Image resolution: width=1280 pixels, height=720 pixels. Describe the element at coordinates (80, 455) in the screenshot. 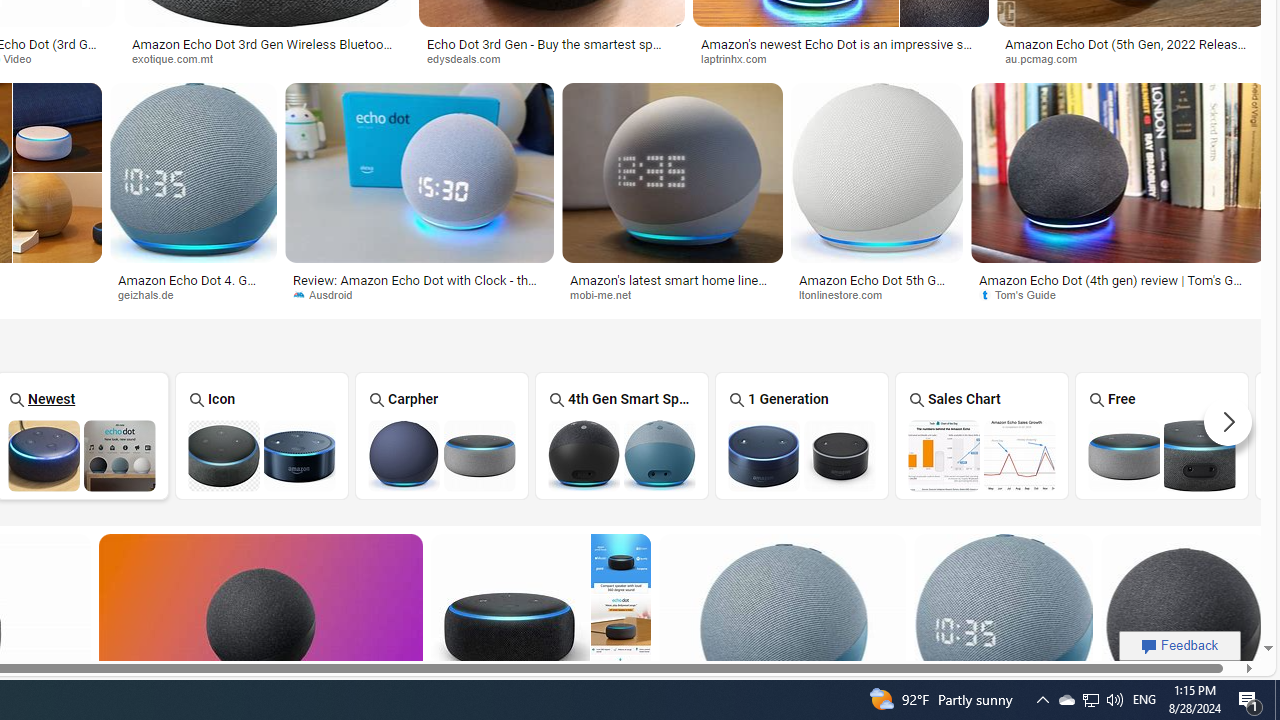

I see `'Newest Amazon Echo Dot'` at that location.